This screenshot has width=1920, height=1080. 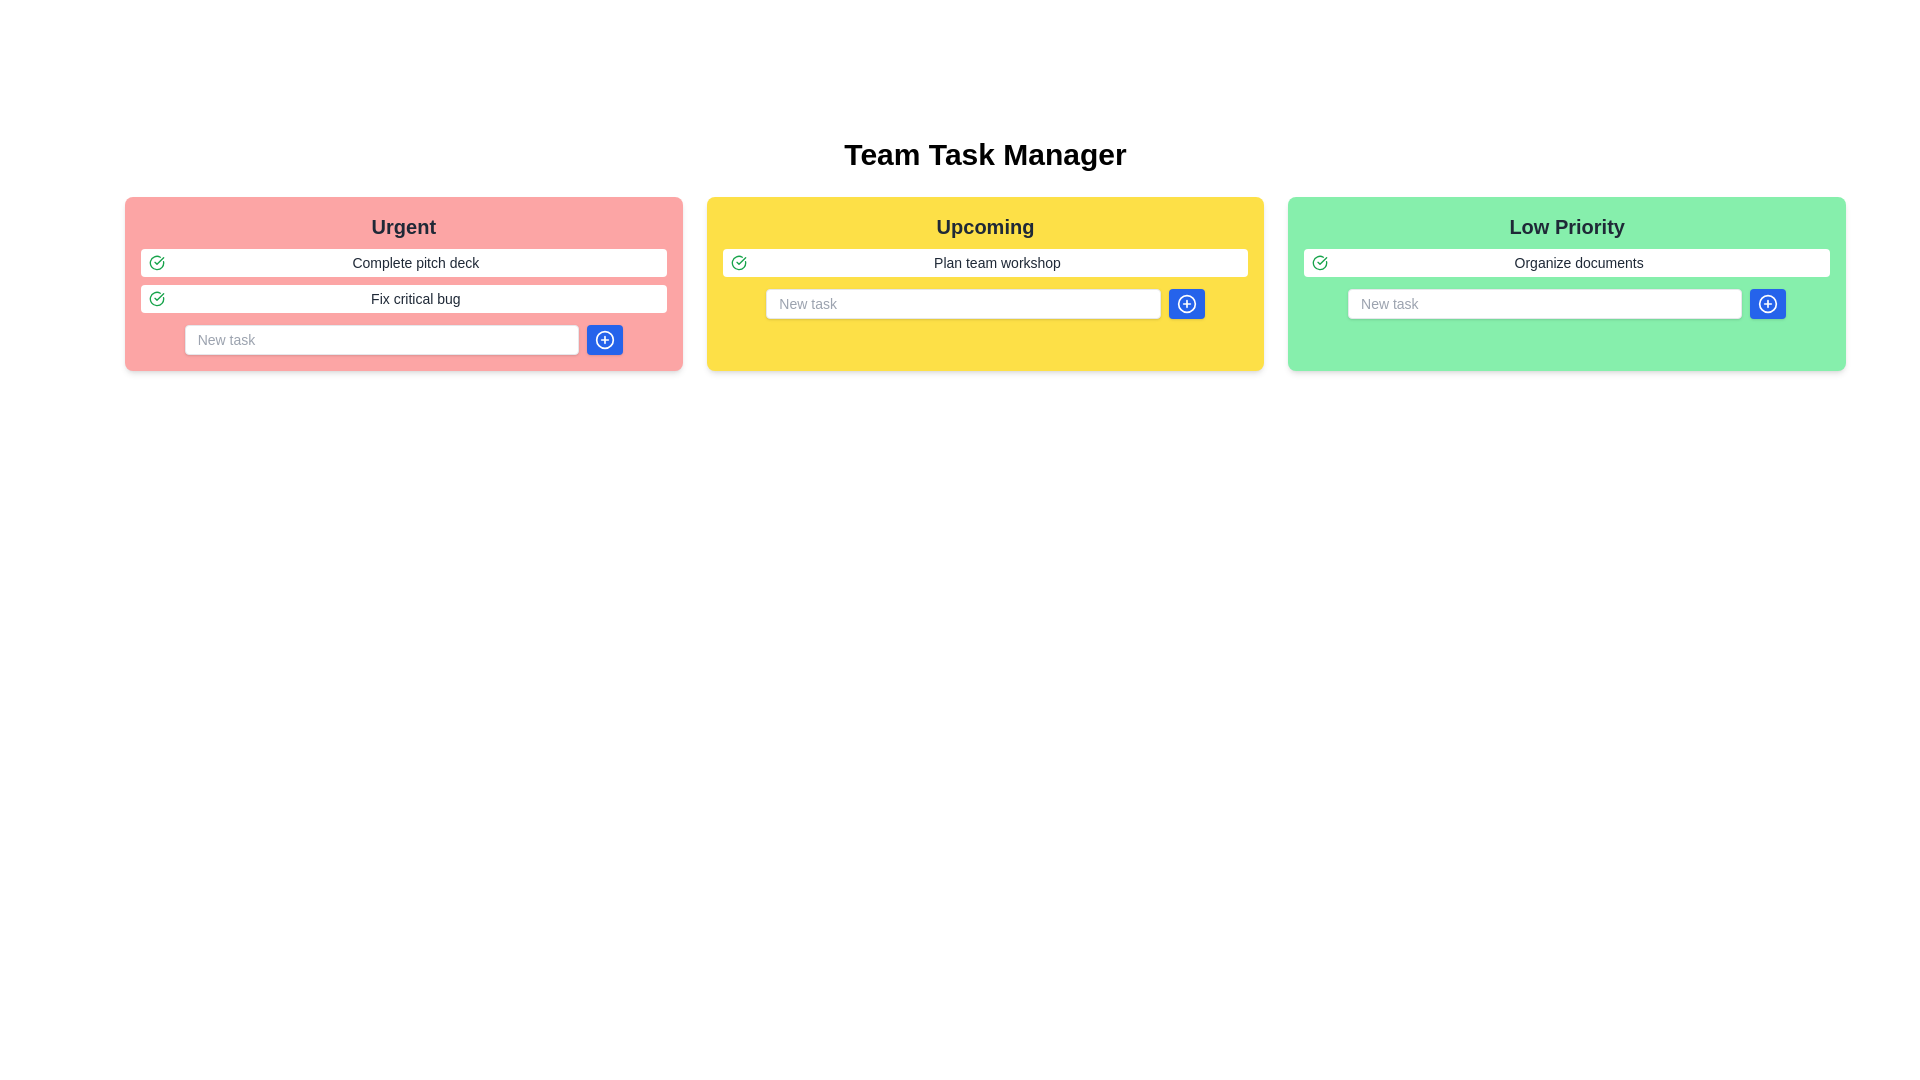 I want to click on the 'Add Task' button located on the far right of the 'Upcoming' section, so click(x=1186, y=304).